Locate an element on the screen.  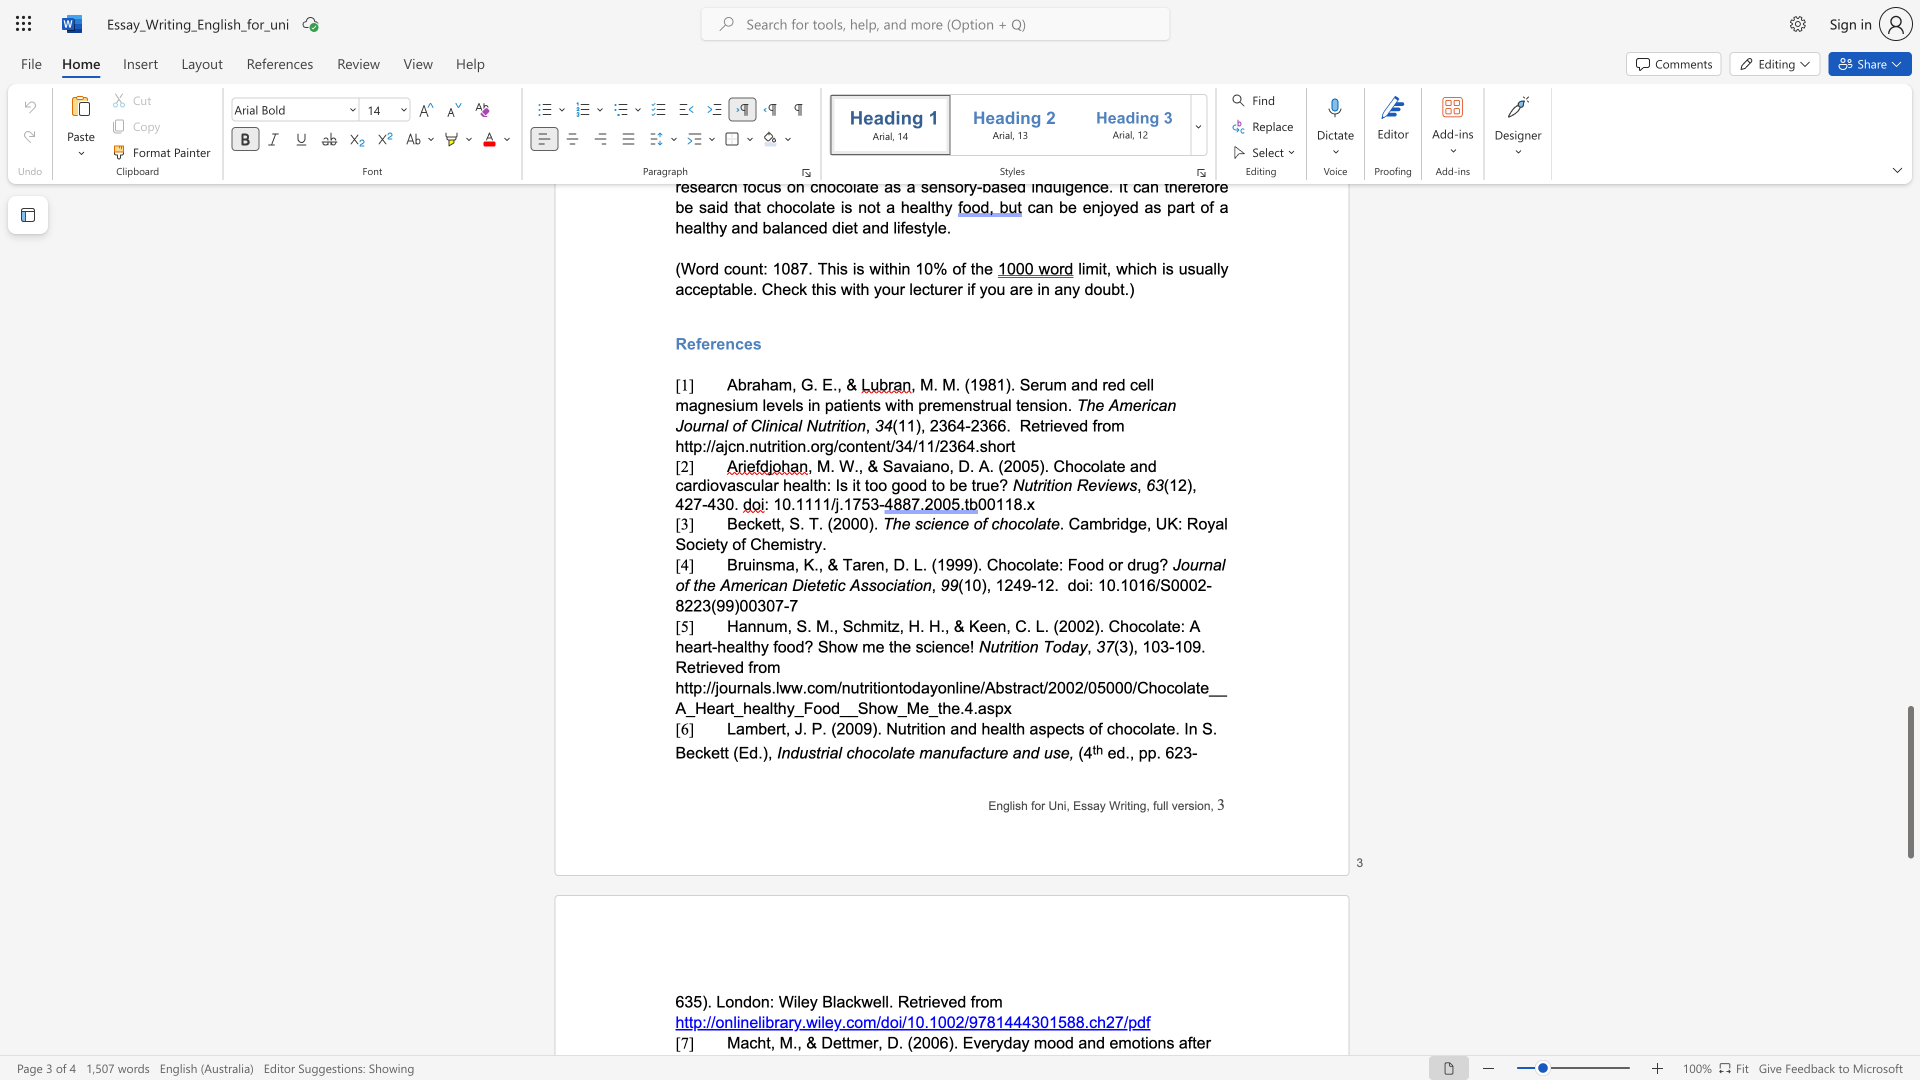
the vertical scrollbar to raise the page content is located at coordinates (1909, 400).